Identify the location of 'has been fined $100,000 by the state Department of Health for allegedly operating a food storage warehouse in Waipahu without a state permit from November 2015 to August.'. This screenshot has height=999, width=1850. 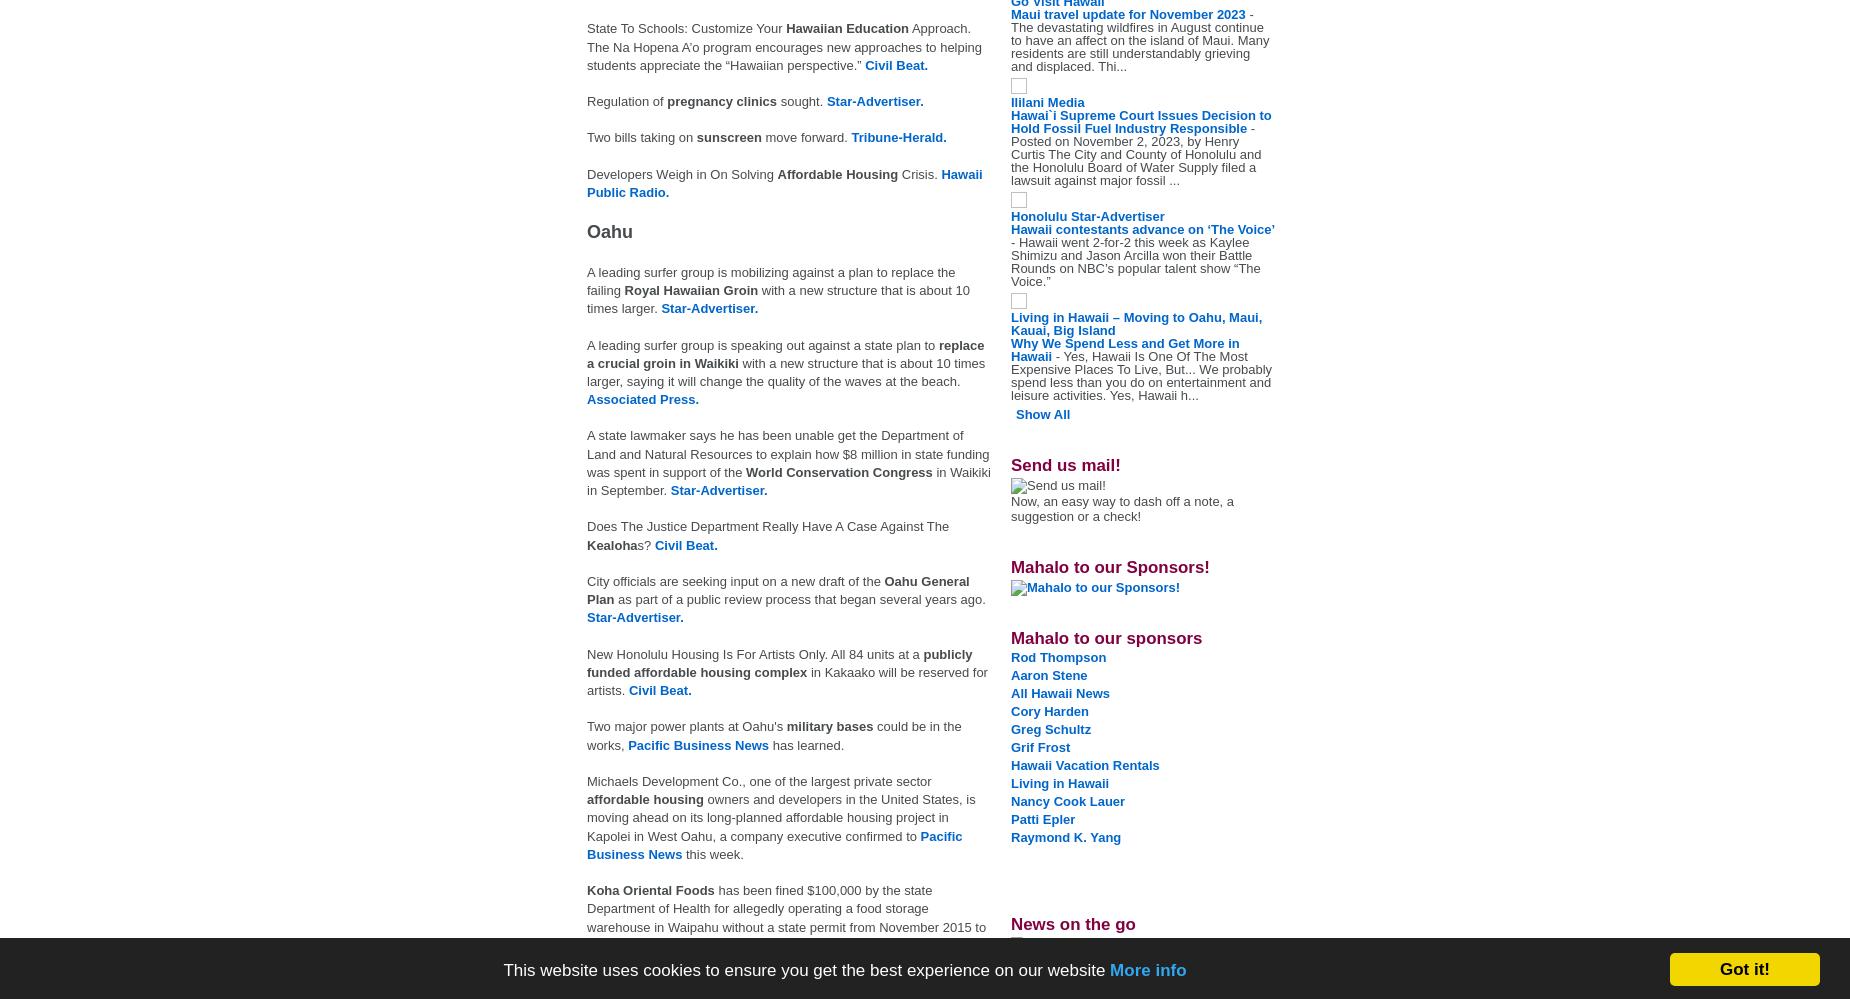
(786, 917).